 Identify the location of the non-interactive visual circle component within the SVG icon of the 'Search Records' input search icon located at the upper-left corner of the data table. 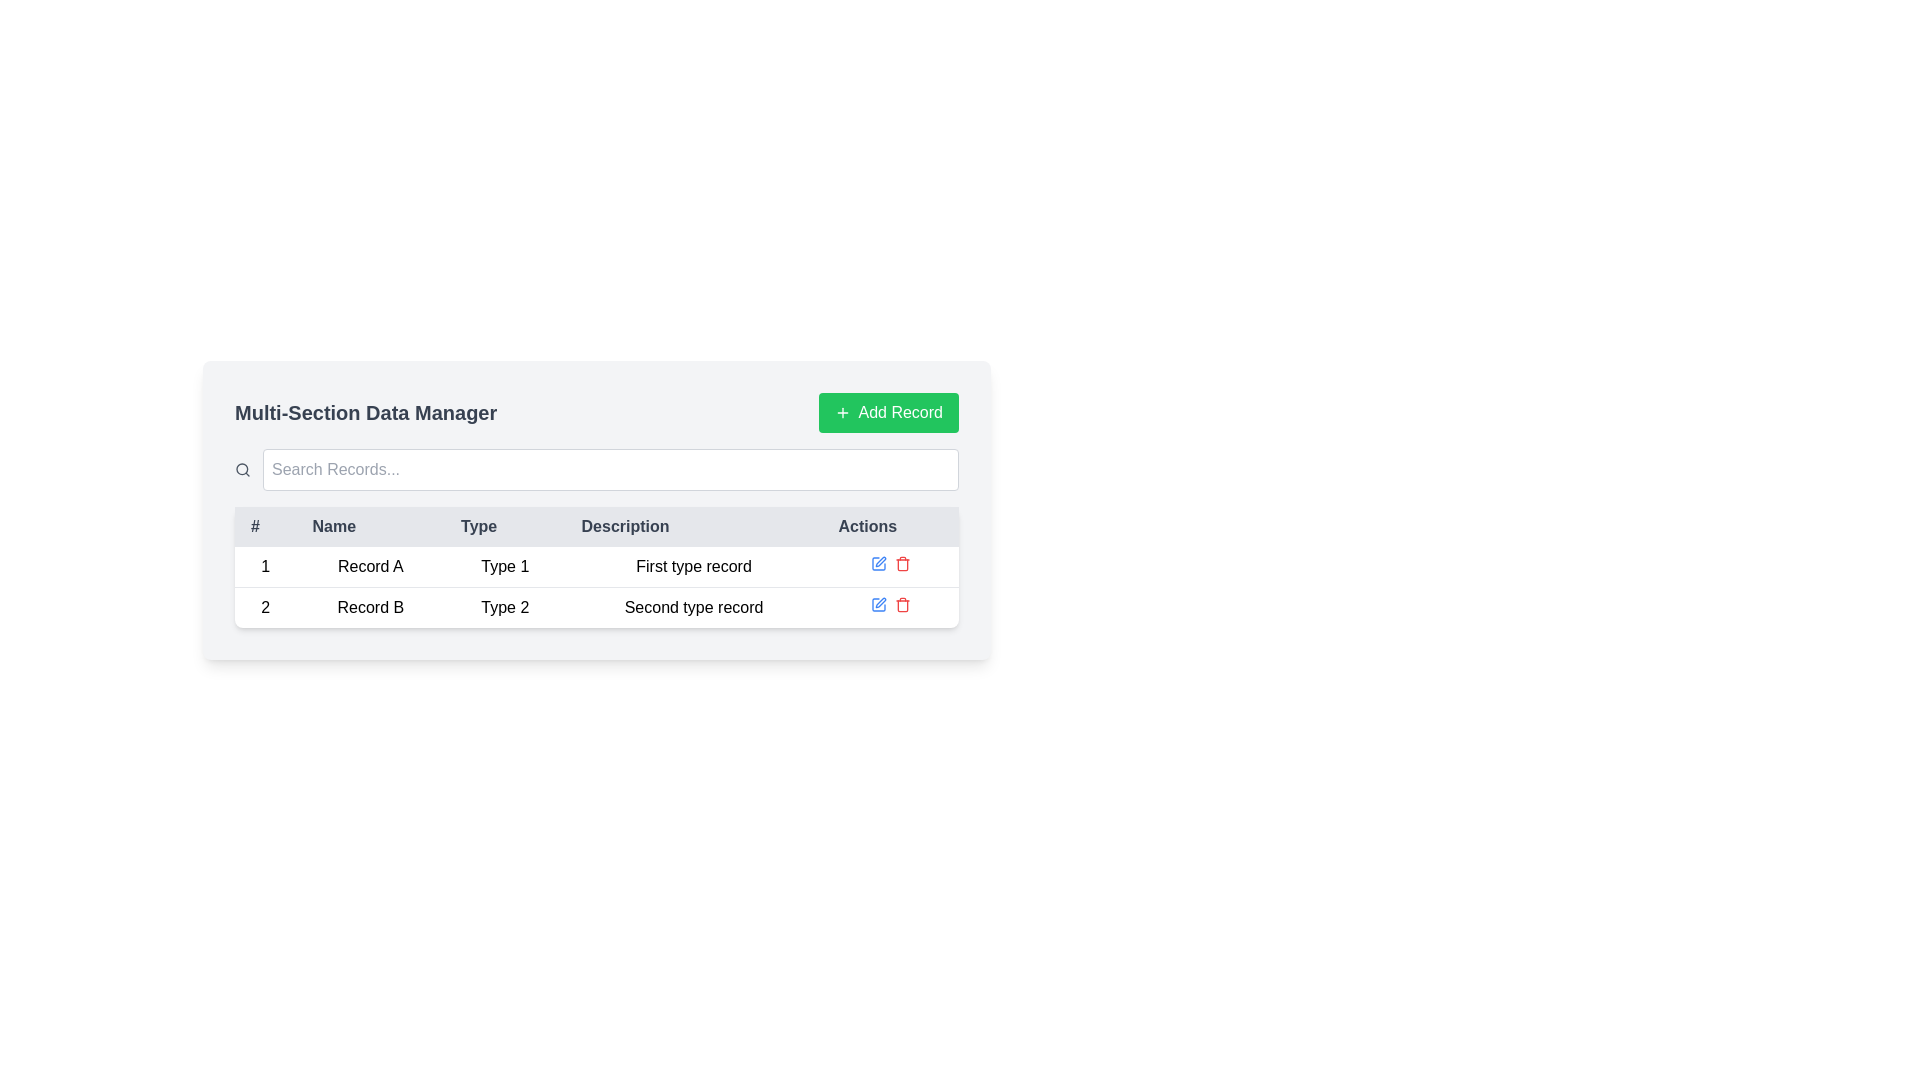
(241, 469).